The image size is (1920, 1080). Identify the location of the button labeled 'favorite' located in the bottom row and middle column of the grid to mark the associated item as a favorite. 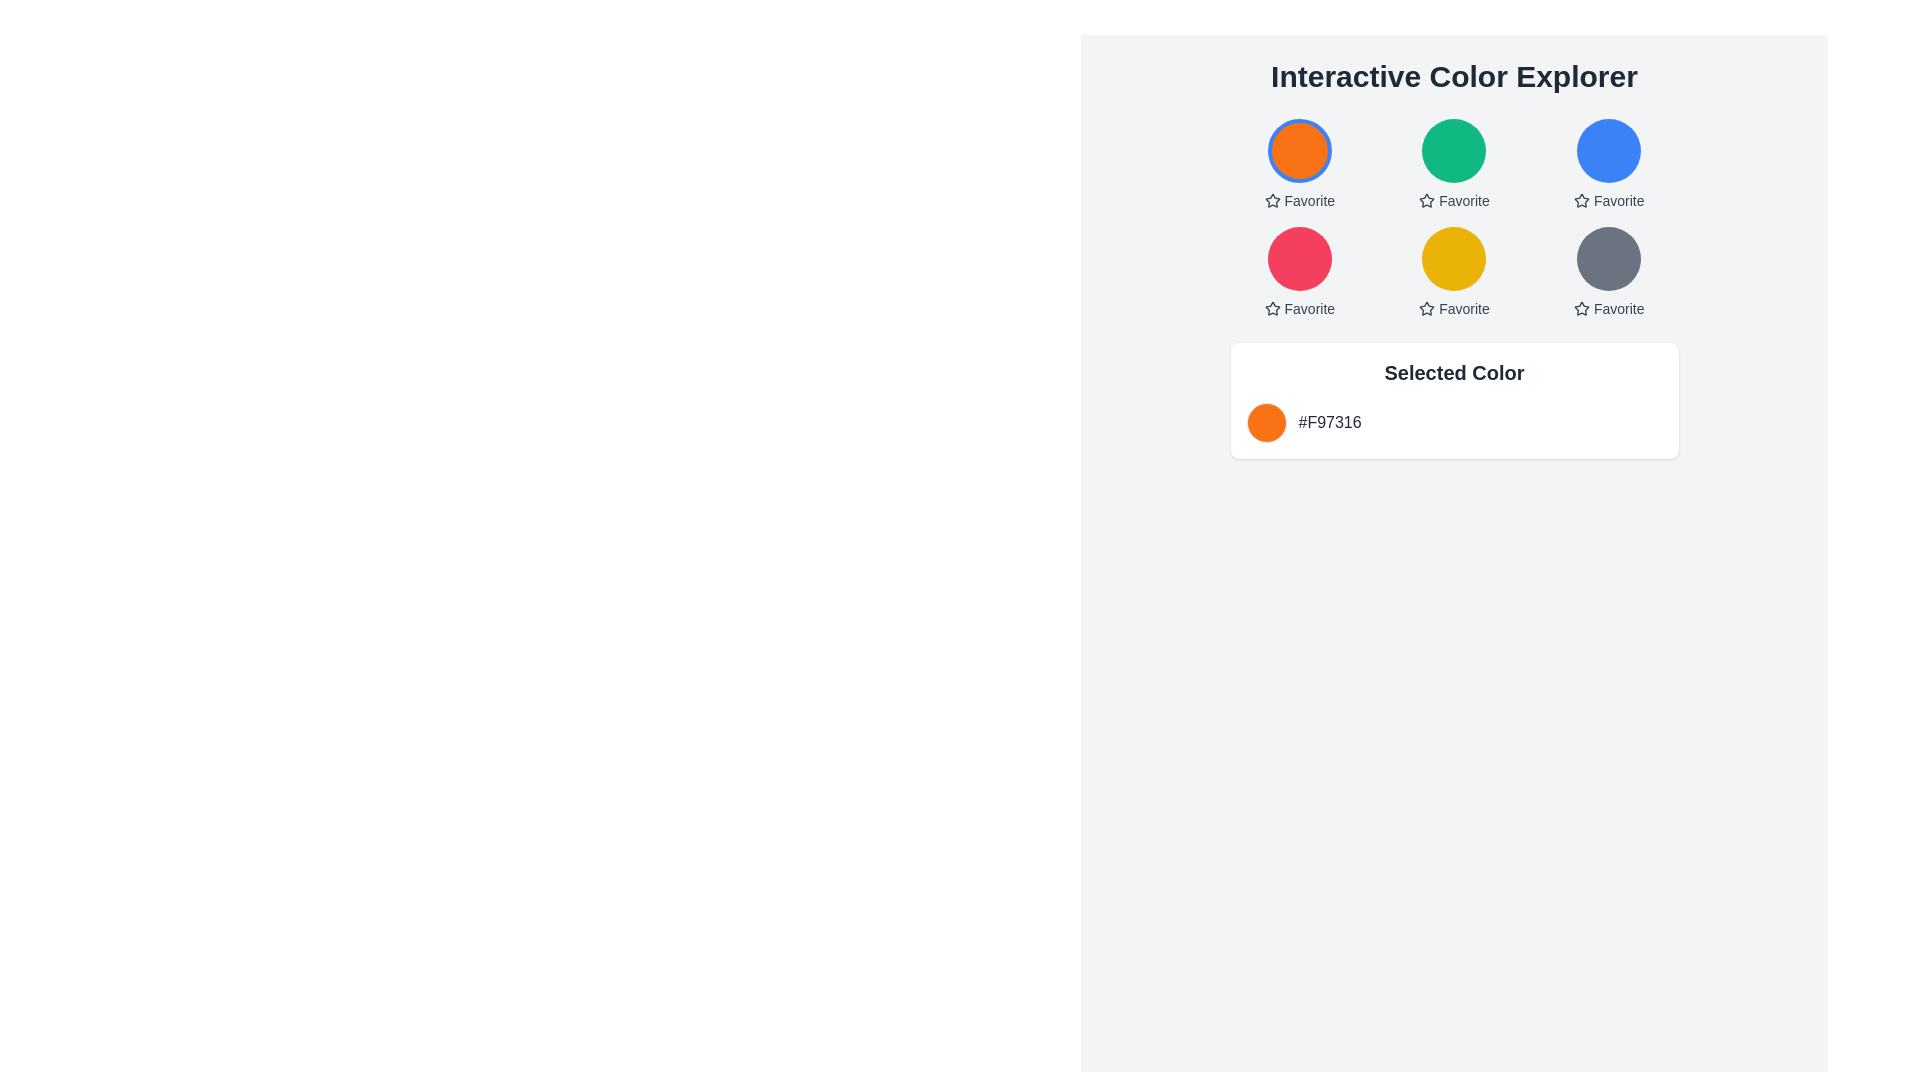
(1454, 273).